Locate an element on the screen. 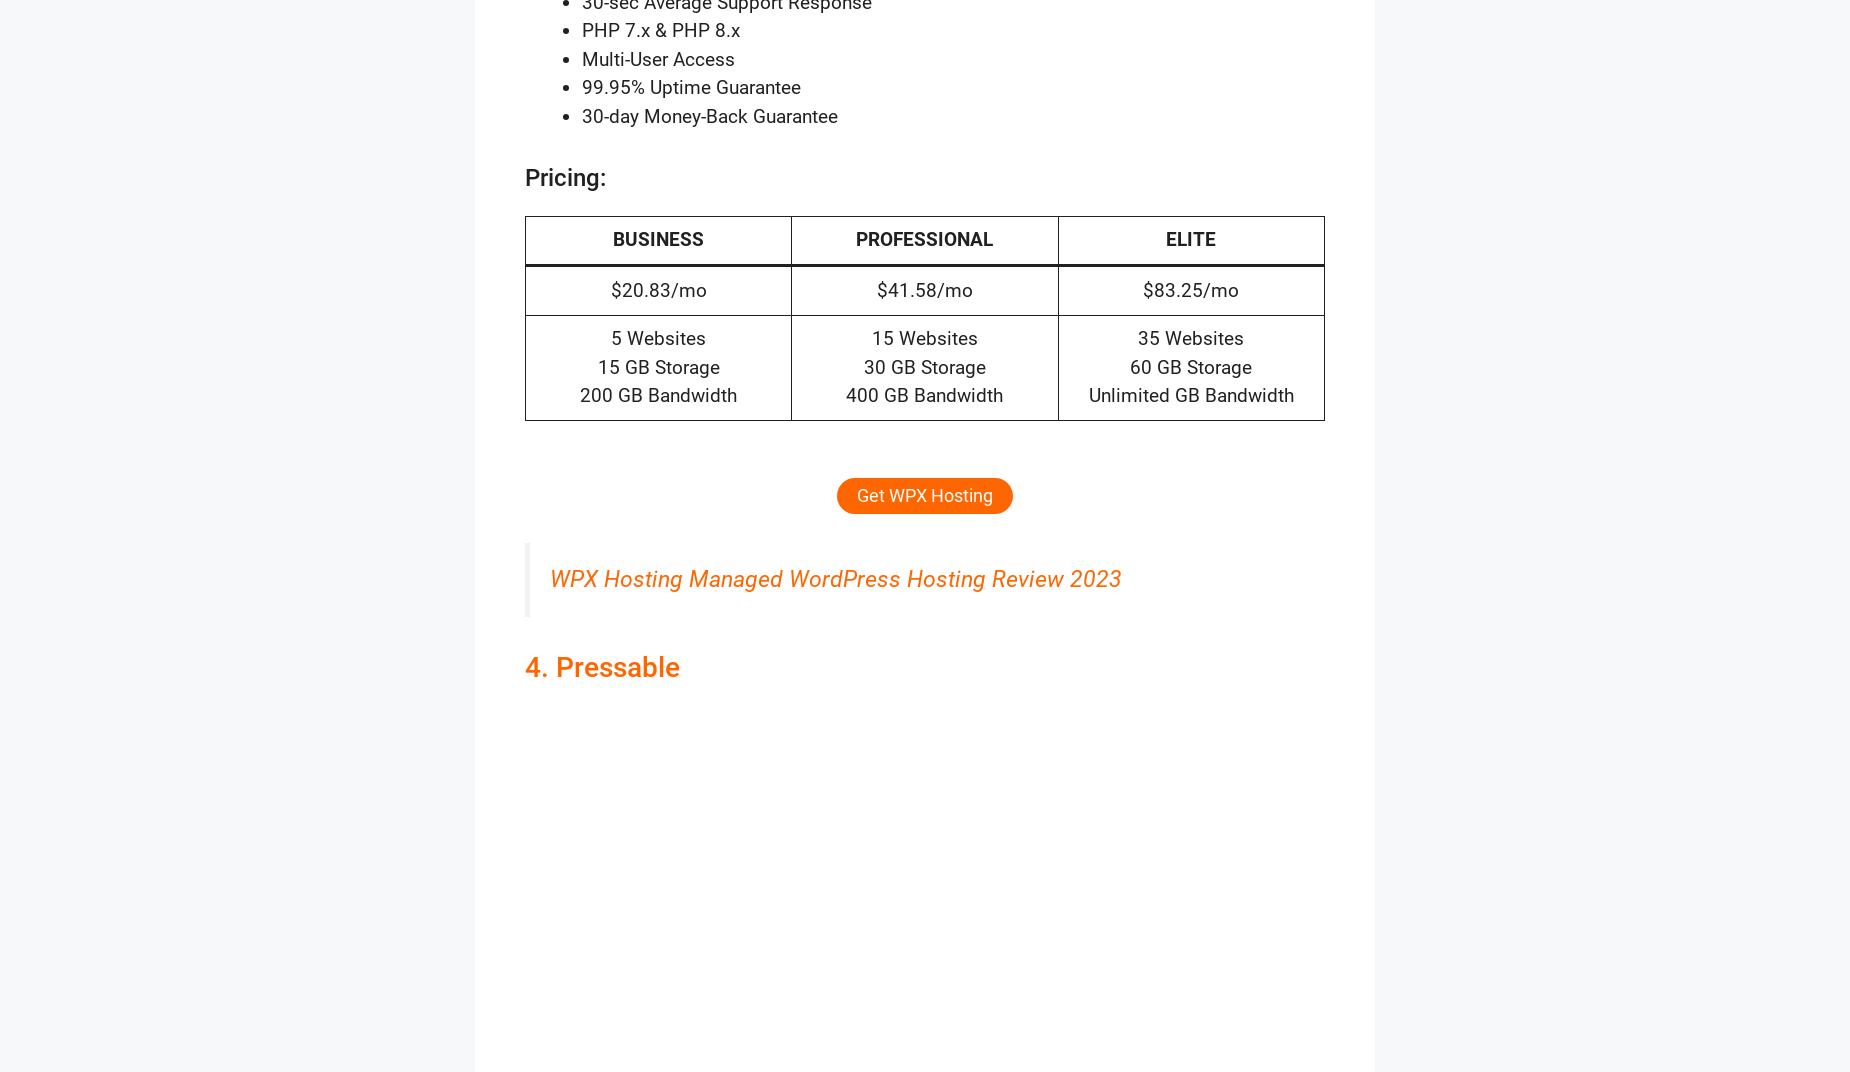  '35 Websites' is located at coordinates (1190, 338).